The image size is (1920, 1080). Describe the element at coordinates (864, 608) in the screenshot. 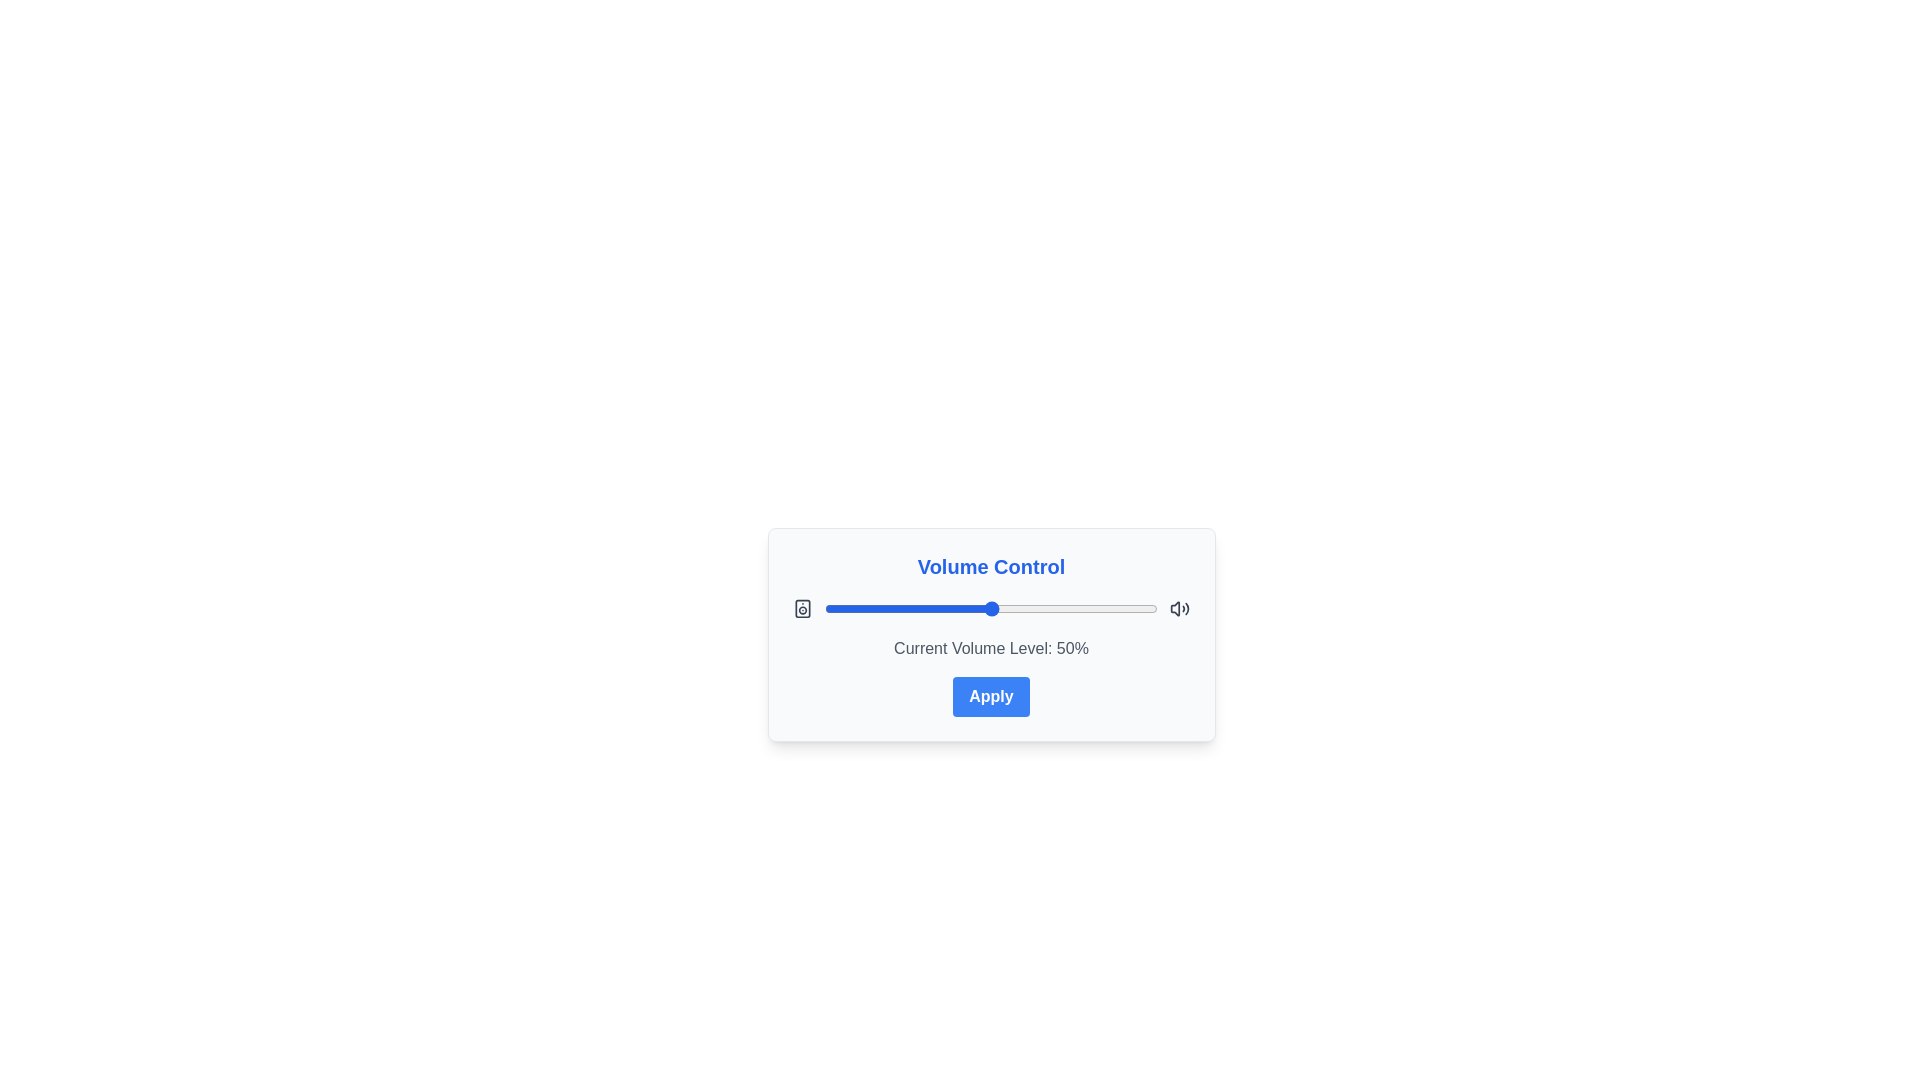

I see `the volume level` at that location.